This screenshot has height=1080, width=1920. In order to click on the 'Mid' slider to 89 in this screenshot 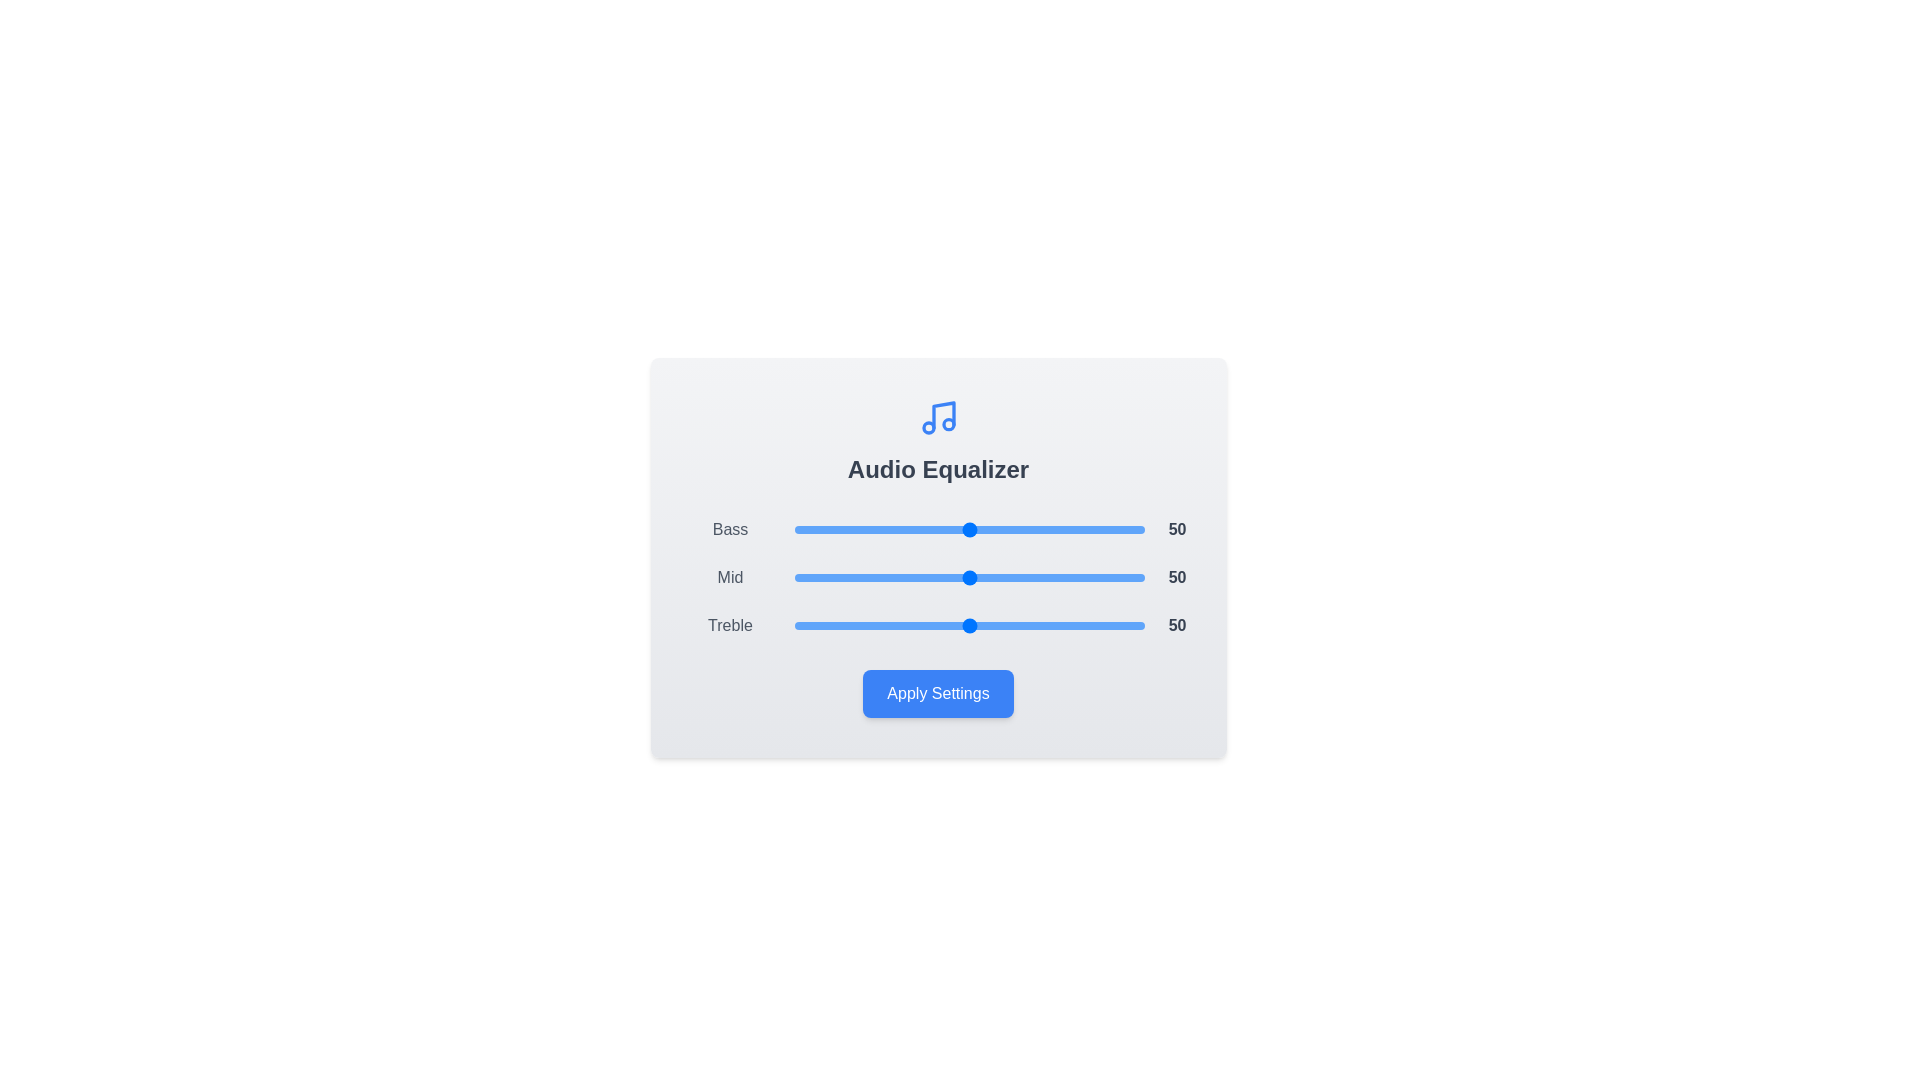, I will do `click(1105, 578)`.